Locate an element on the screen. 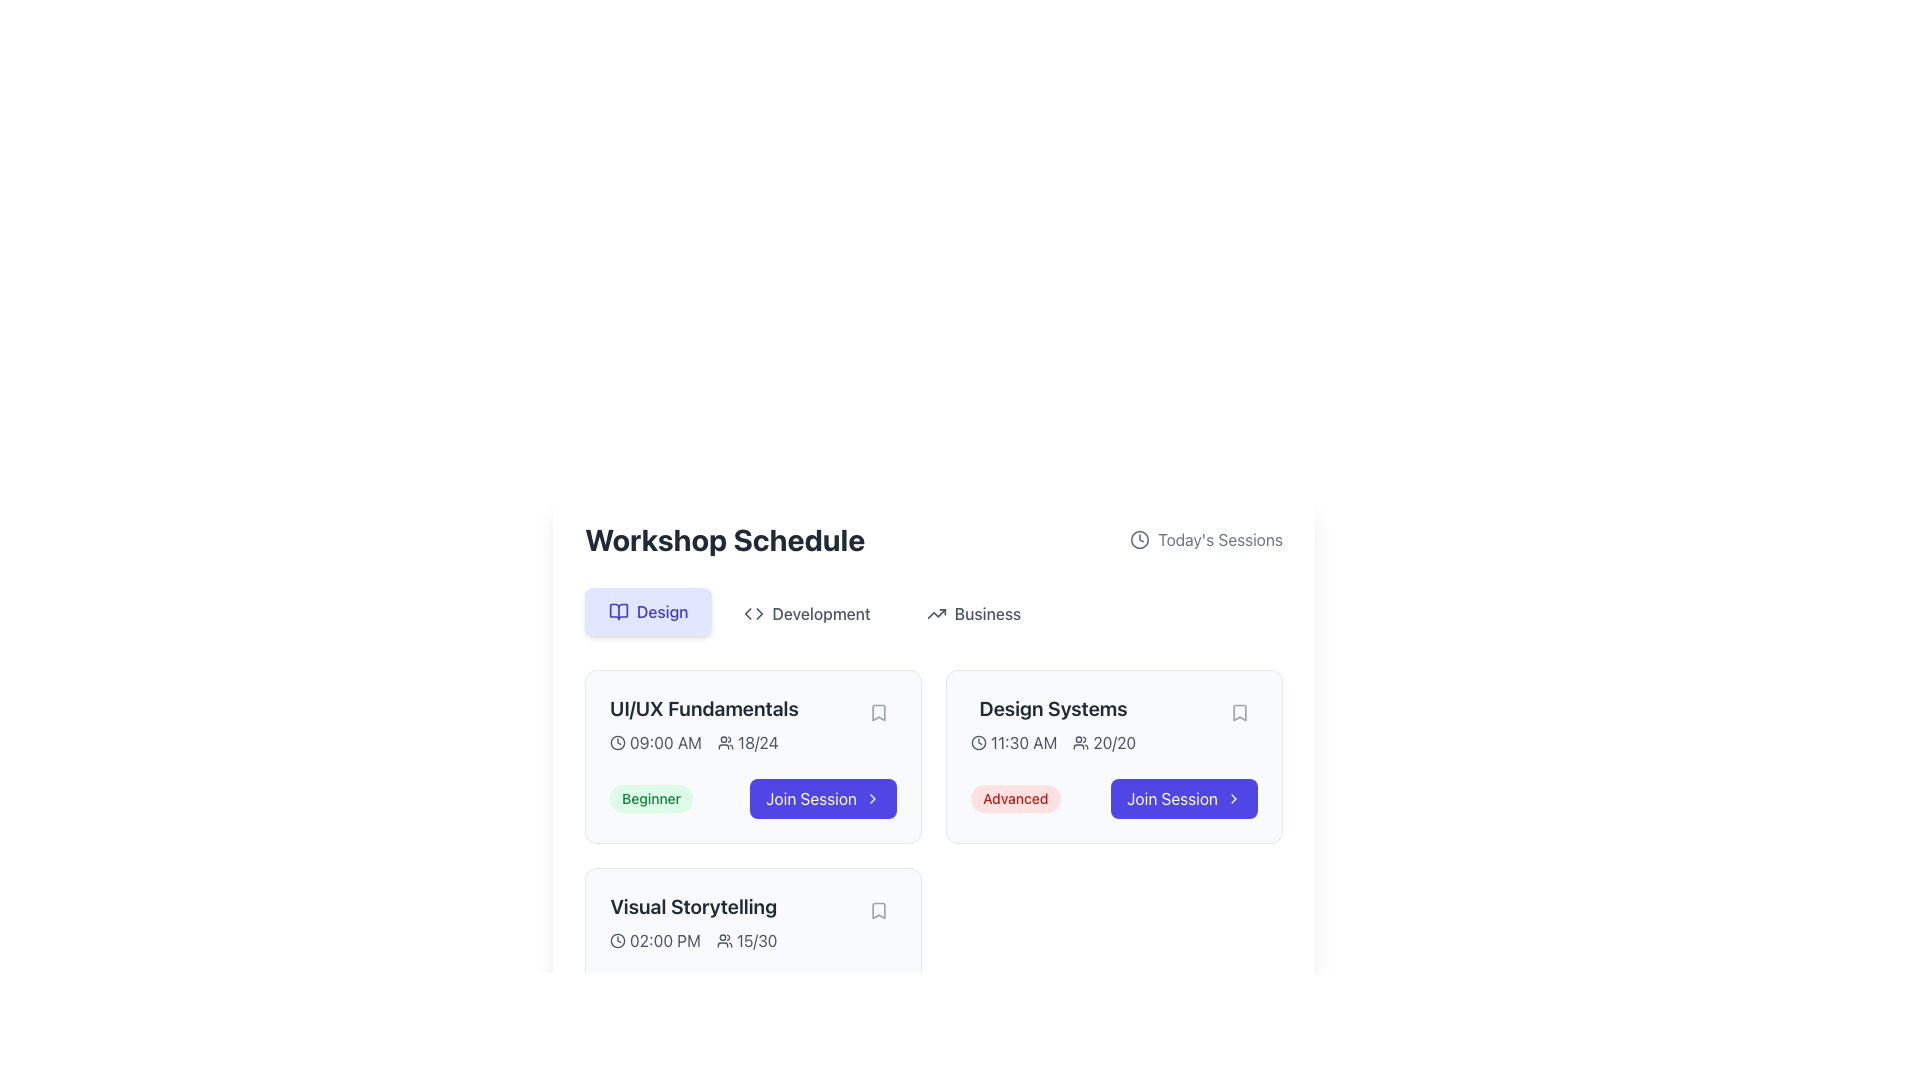 This screenshot has width=1920, height=1080. the informational text group within the first card of the 'Design' category in the 'Workshop Schedule' section is located at coordinates (704, 725).